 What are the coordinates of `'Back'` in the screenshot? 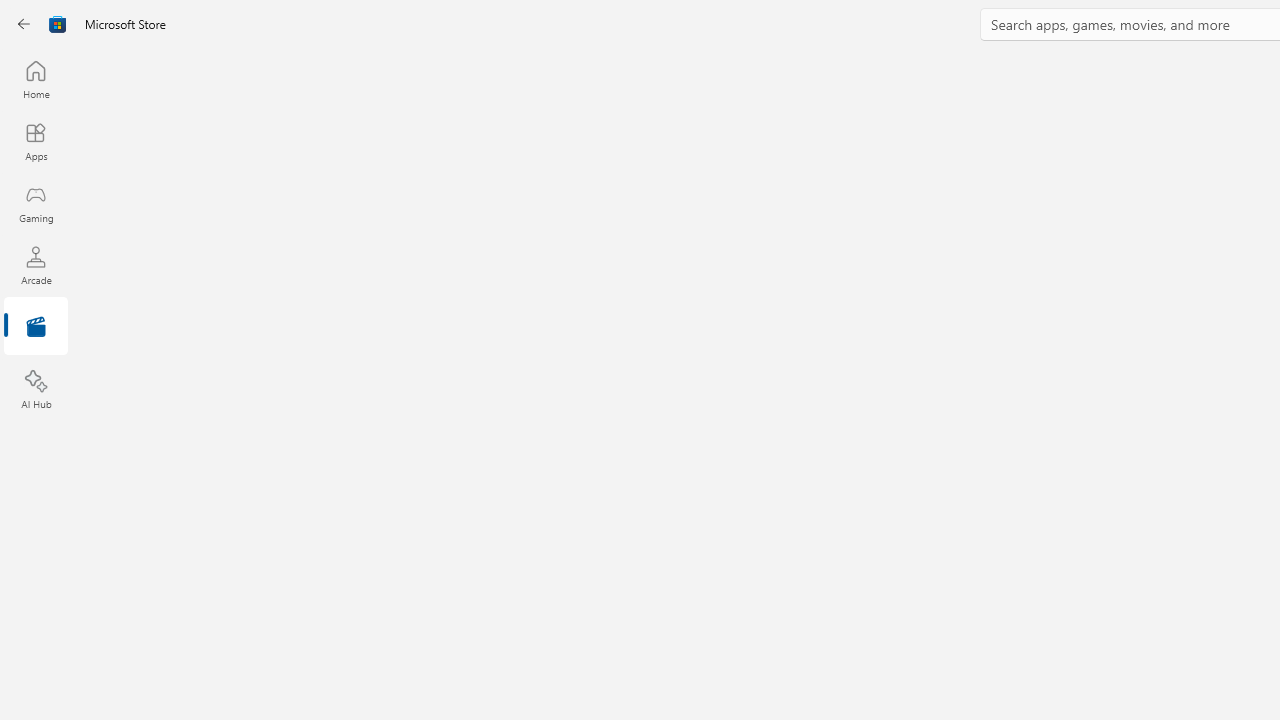 It's located at (24, 24).